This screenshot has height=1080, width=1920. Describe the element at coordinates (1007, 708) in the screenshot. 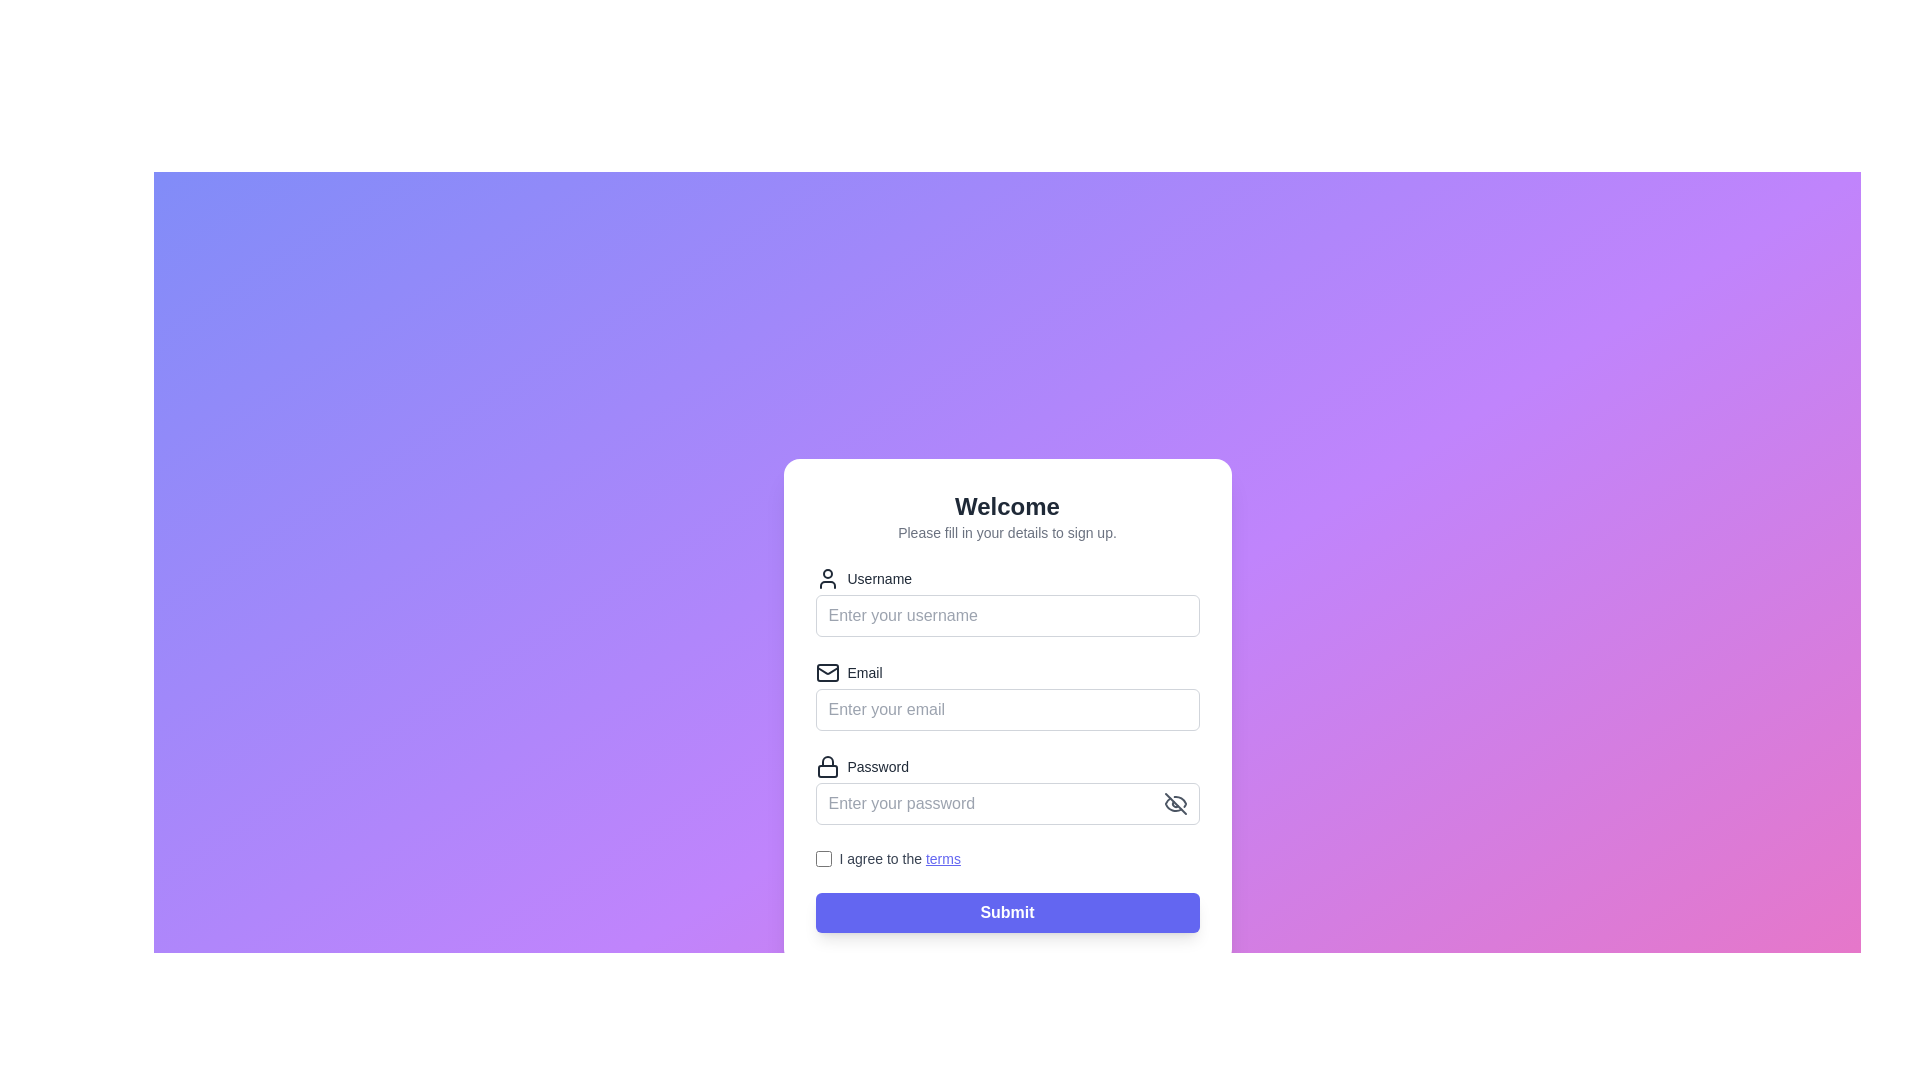

I see `the Text input field for email address located below the 'Email' label, to bring up the keyboard on mobile` at that location.